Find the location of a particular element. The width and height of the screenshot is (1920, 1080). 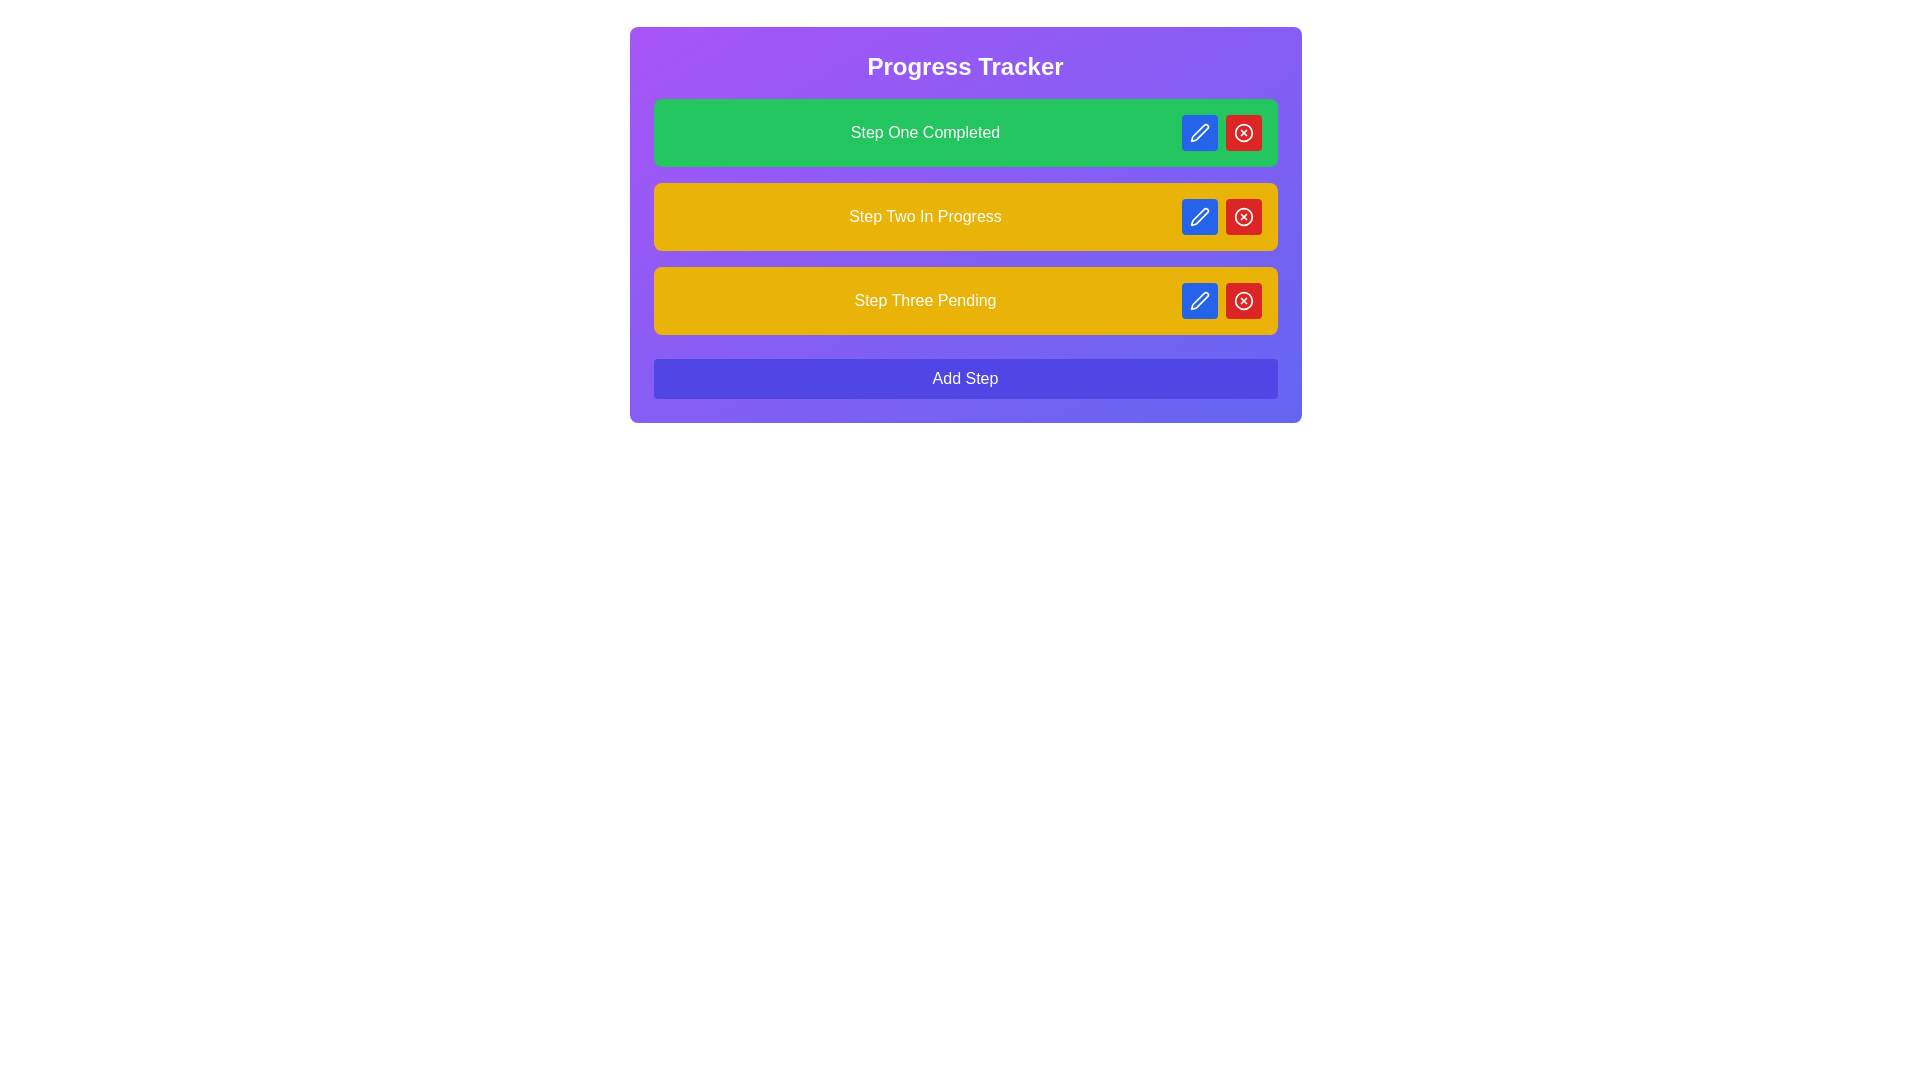

the 'edit' button within the interactive buttons group located to the right of the 'Step Three Pending' yellow bar in the Progress Tracker is located at coordinates (1220, 300).